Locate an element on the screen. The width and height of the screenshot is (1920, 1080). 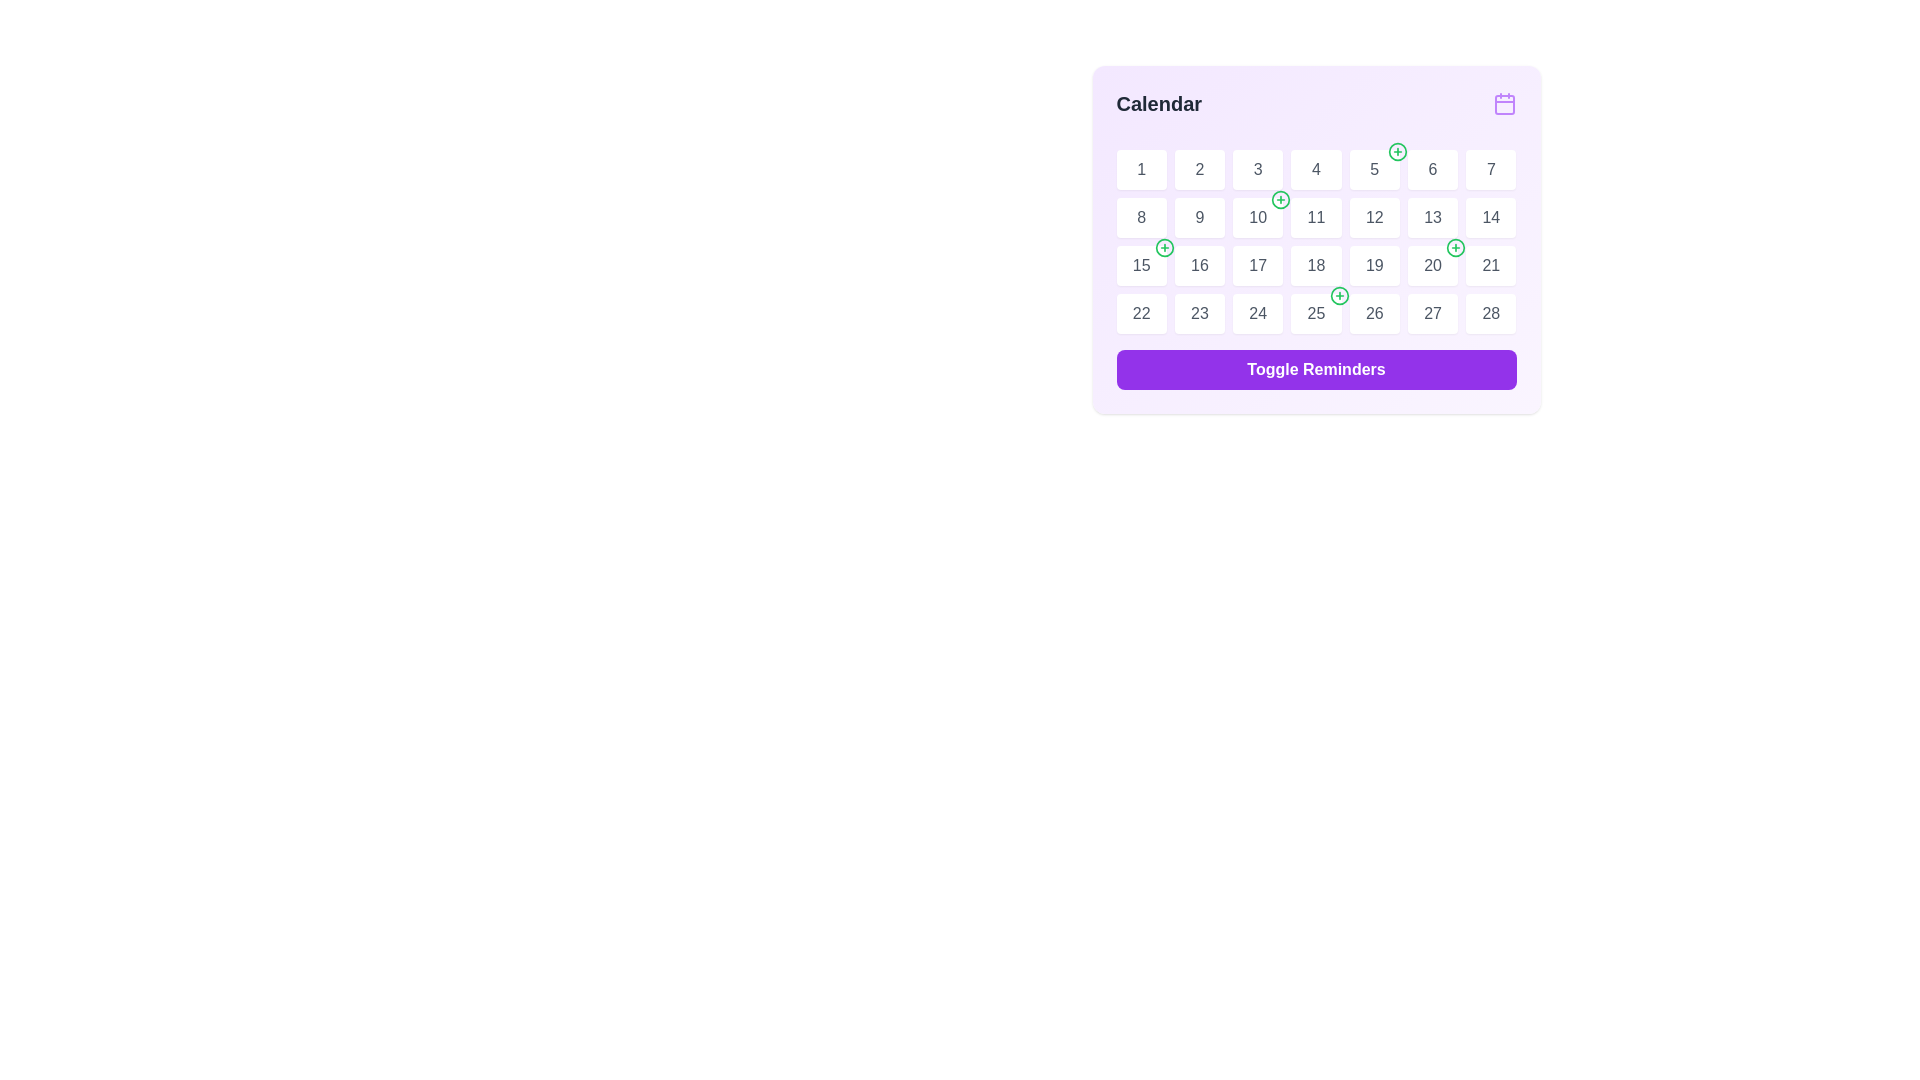
the numeric label displaying the number '18' in gray color, which is centered inside a white tile in the calendar interface is located at coordinates (1316, 264).